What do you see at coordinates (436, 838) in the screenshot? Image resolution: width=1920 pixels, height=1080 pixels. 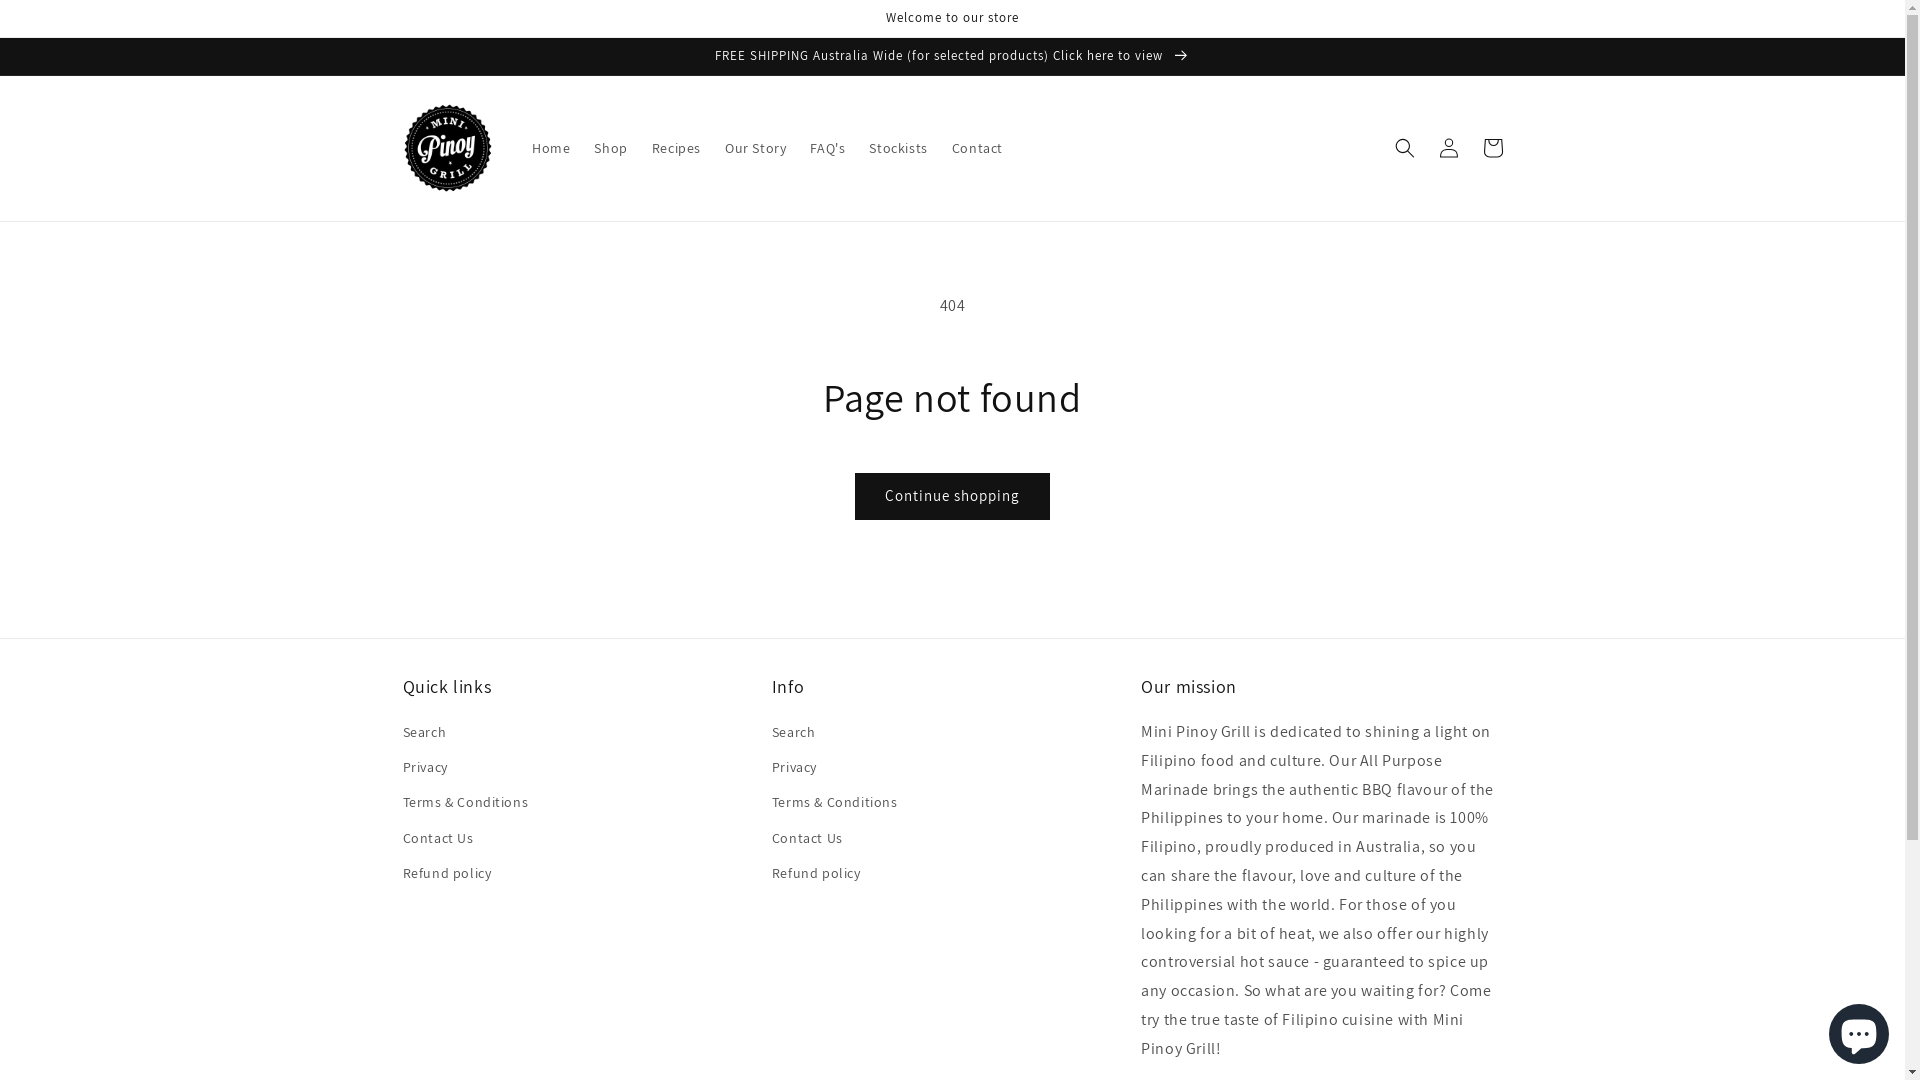 I see `'Contact Us'` at bounding box center [436, 838].